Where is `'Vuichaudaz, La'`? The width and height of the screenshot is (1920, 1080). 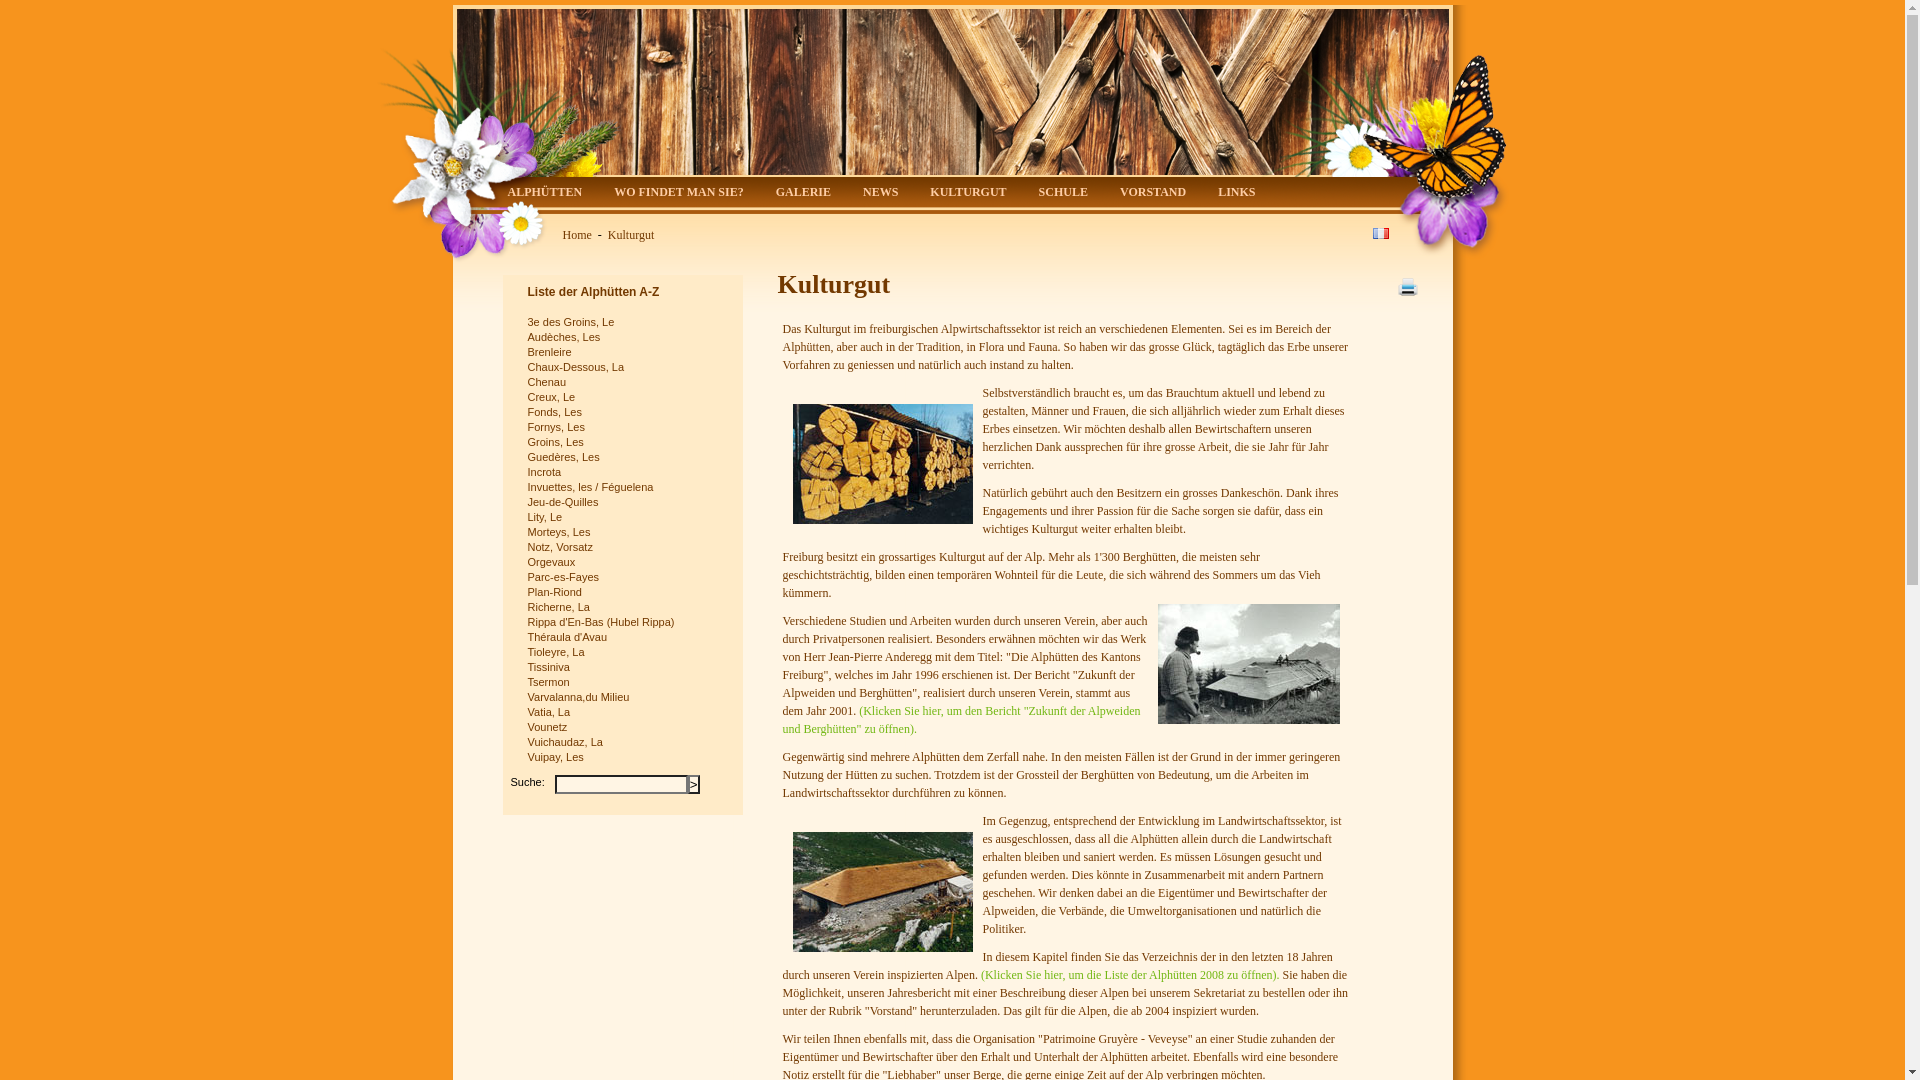
'Vuichaudaz, La' is located at coordinates (624, 742).